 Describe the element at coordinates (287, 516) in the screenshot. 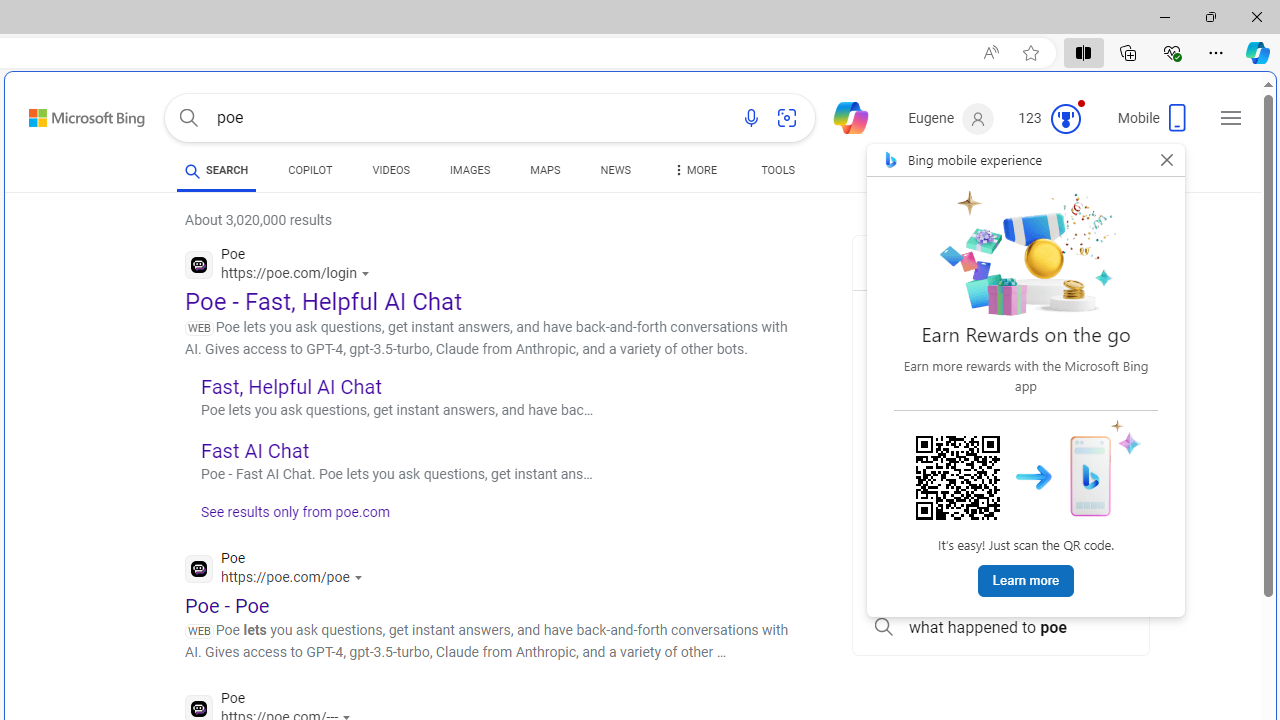

I see `'See results only from poe.com'` at that location.